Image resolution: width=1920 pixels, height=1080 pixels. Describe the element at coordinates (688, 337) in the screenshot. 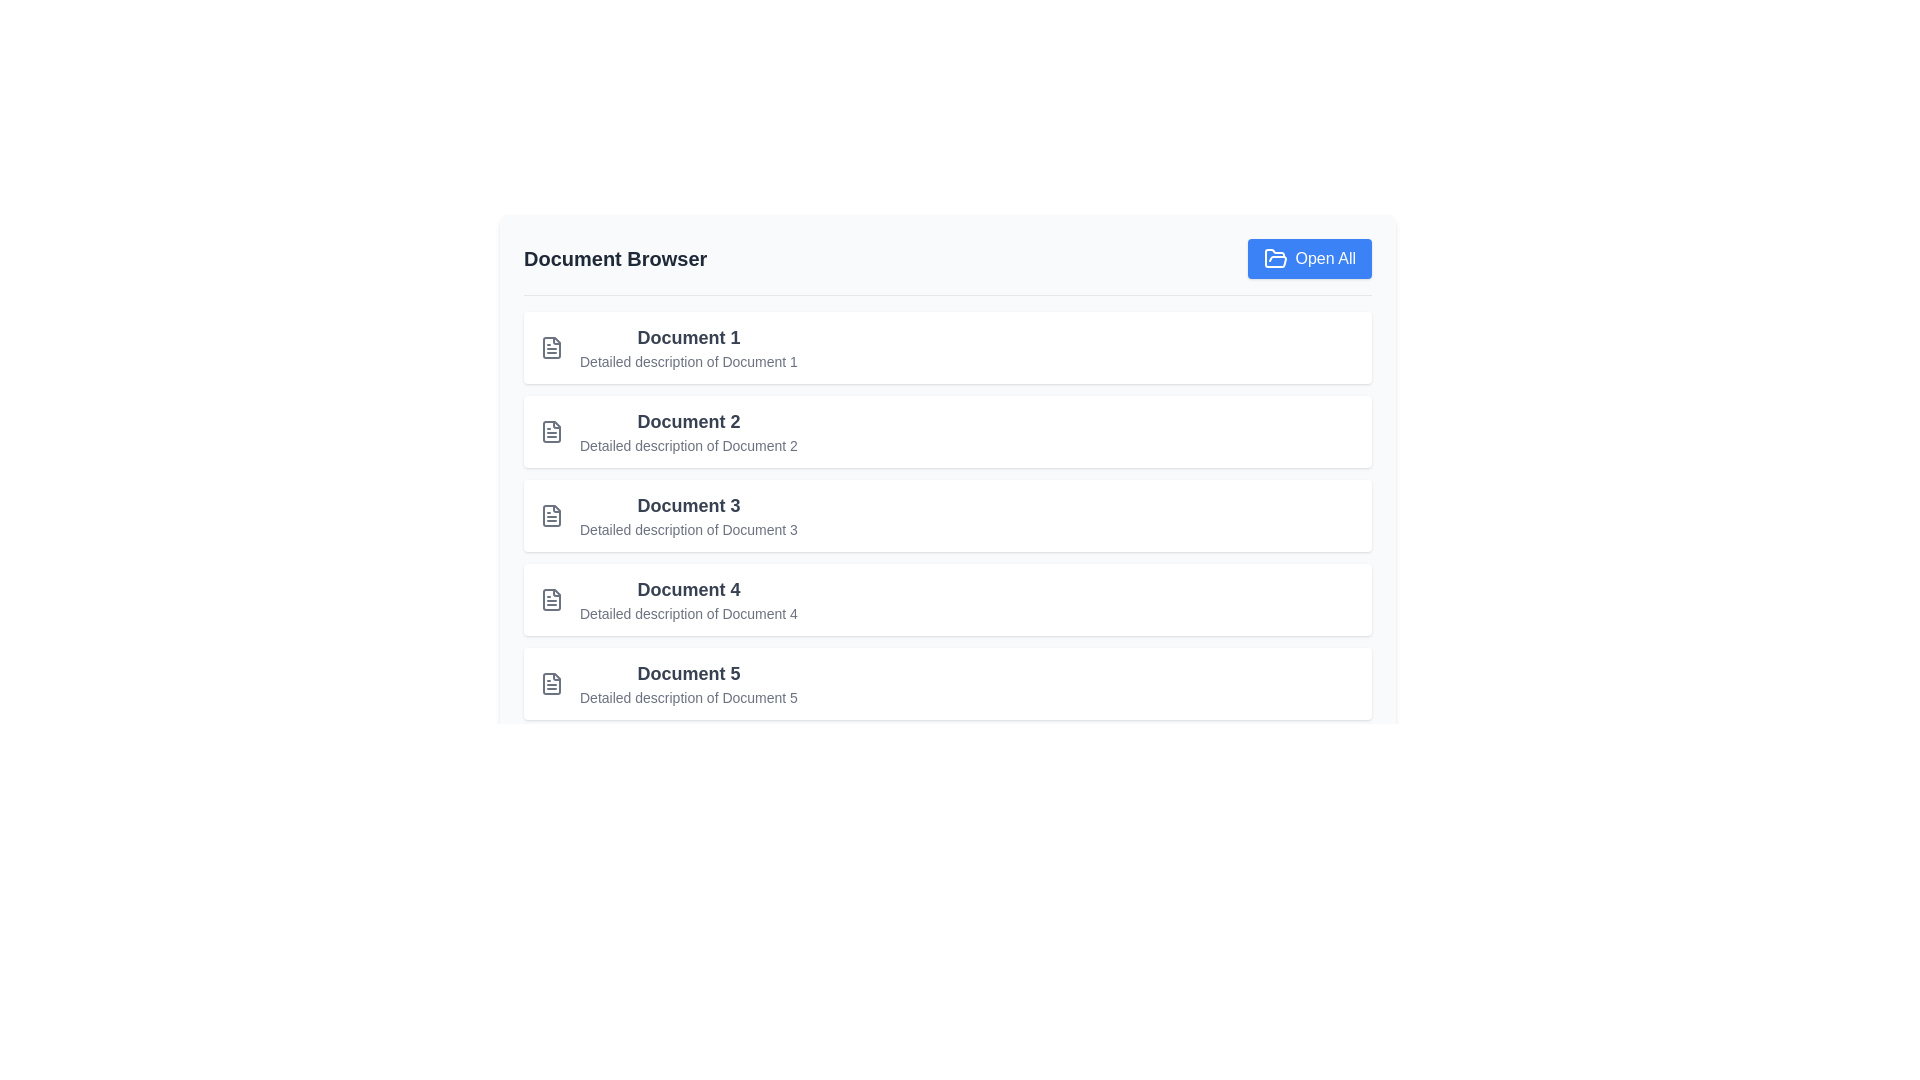

I see `text 'Document 1' displayed in a prominent, bold font, indicating it is the title of a document entry in the list` at that location.